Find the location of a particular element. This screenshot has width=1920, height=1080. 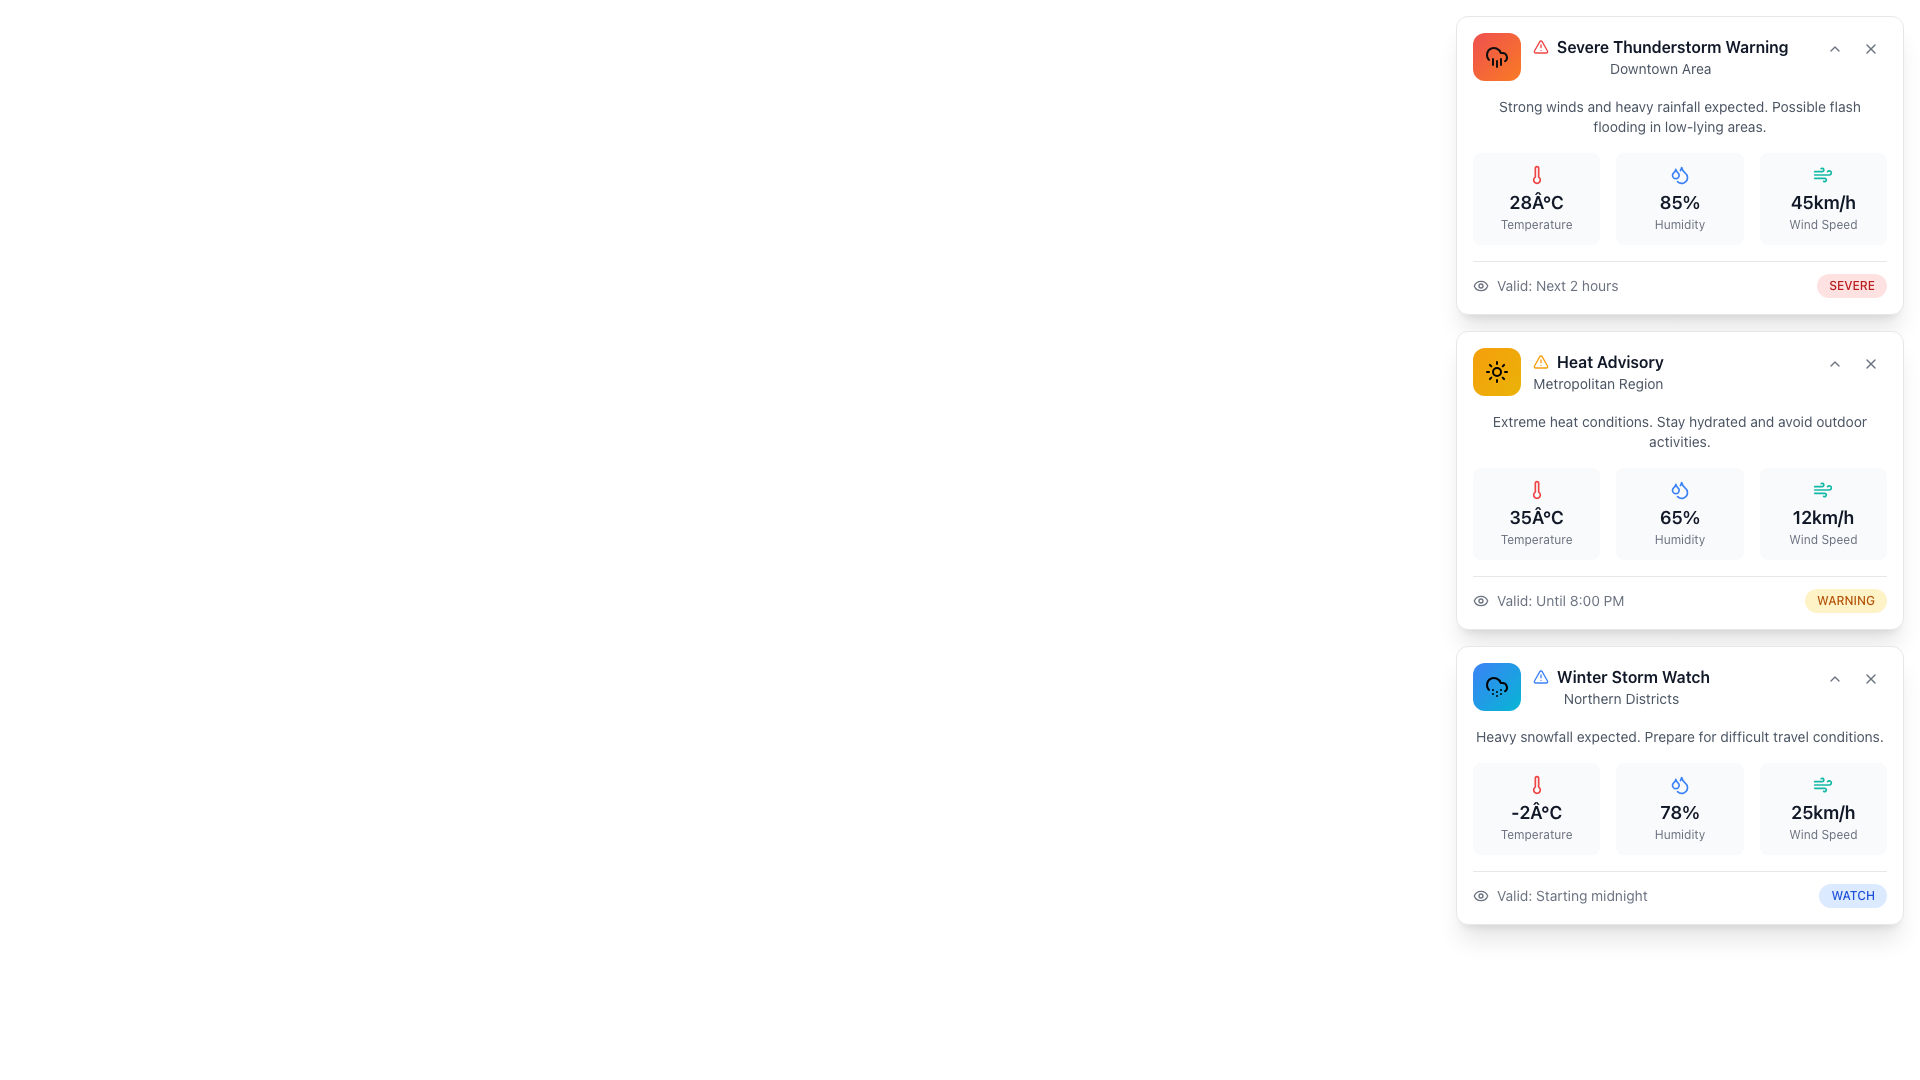

the leftmost temperature display card is located at coordinates (1535, 199).